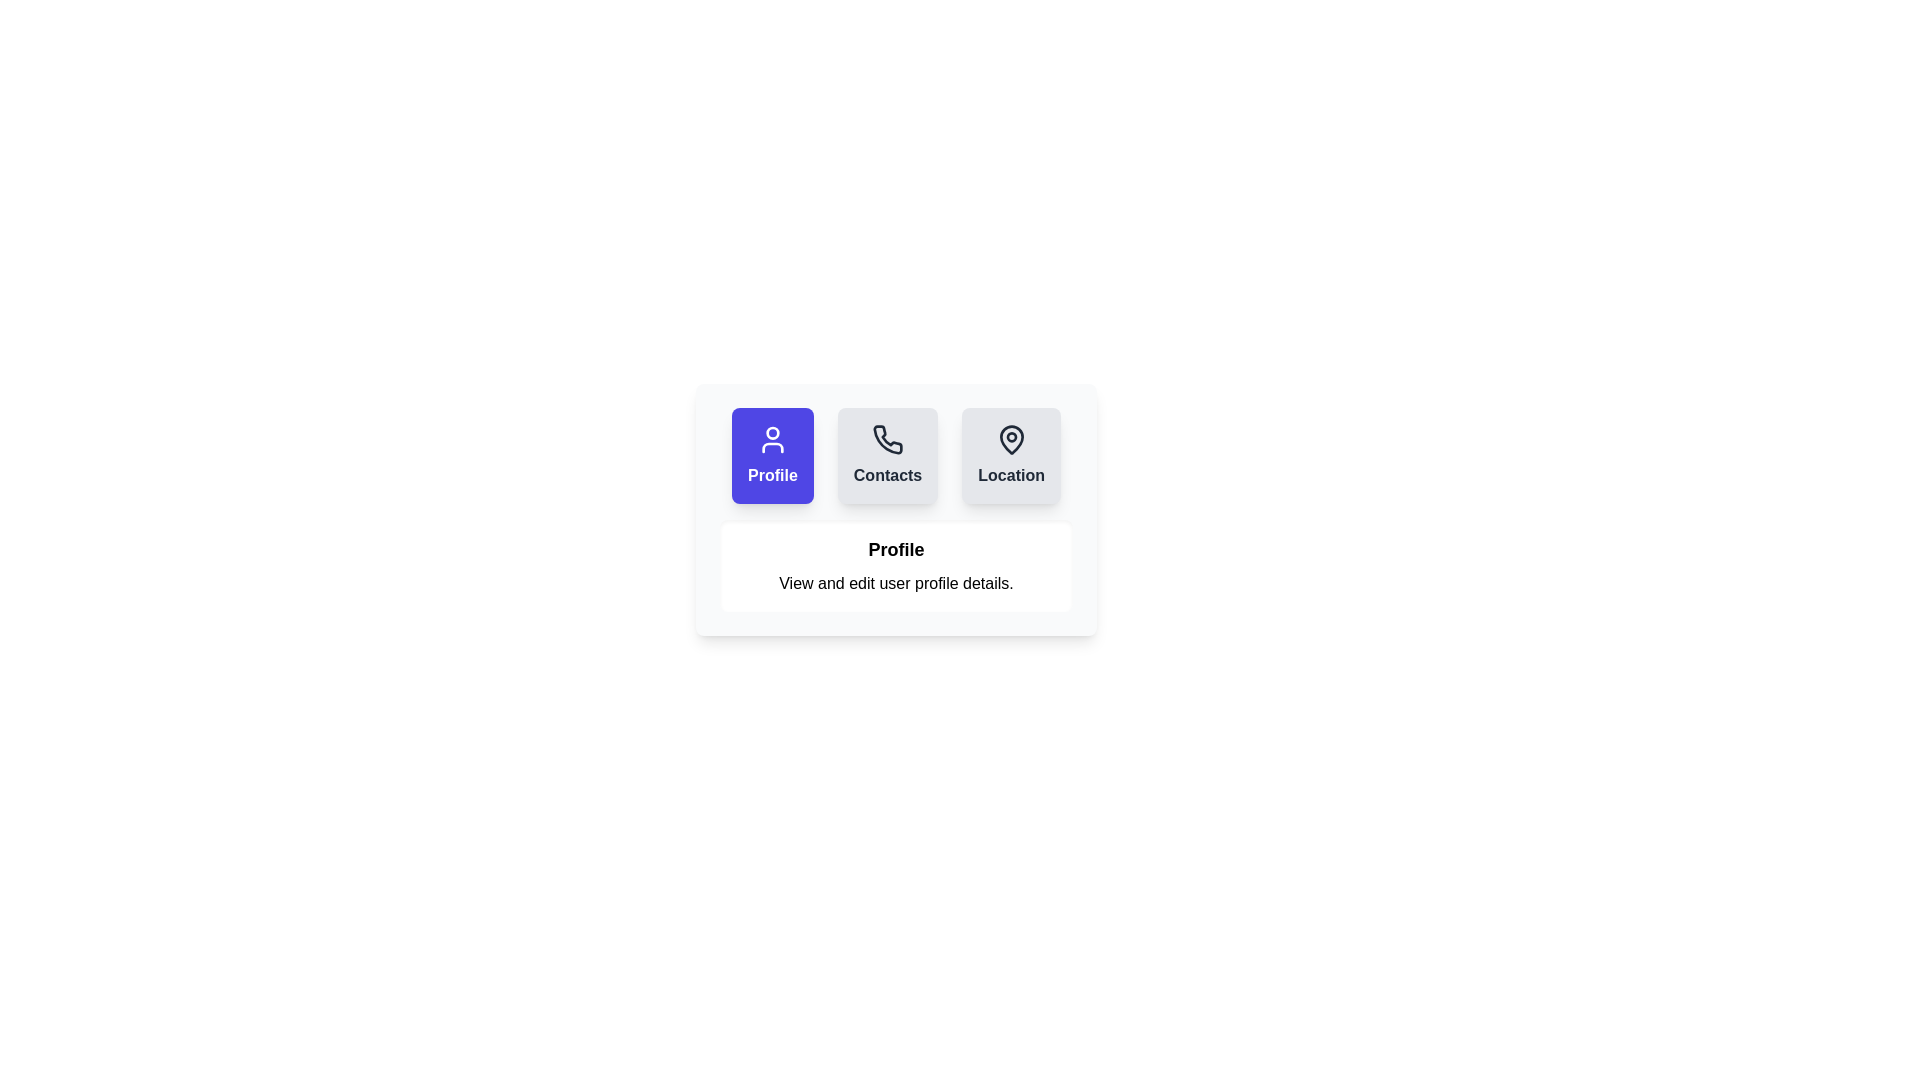 The image size is (1920, 1080). Describe the element at coordinates (771, 455) in the screenshot. I see `the Profile tab by clicking its button` at that location.